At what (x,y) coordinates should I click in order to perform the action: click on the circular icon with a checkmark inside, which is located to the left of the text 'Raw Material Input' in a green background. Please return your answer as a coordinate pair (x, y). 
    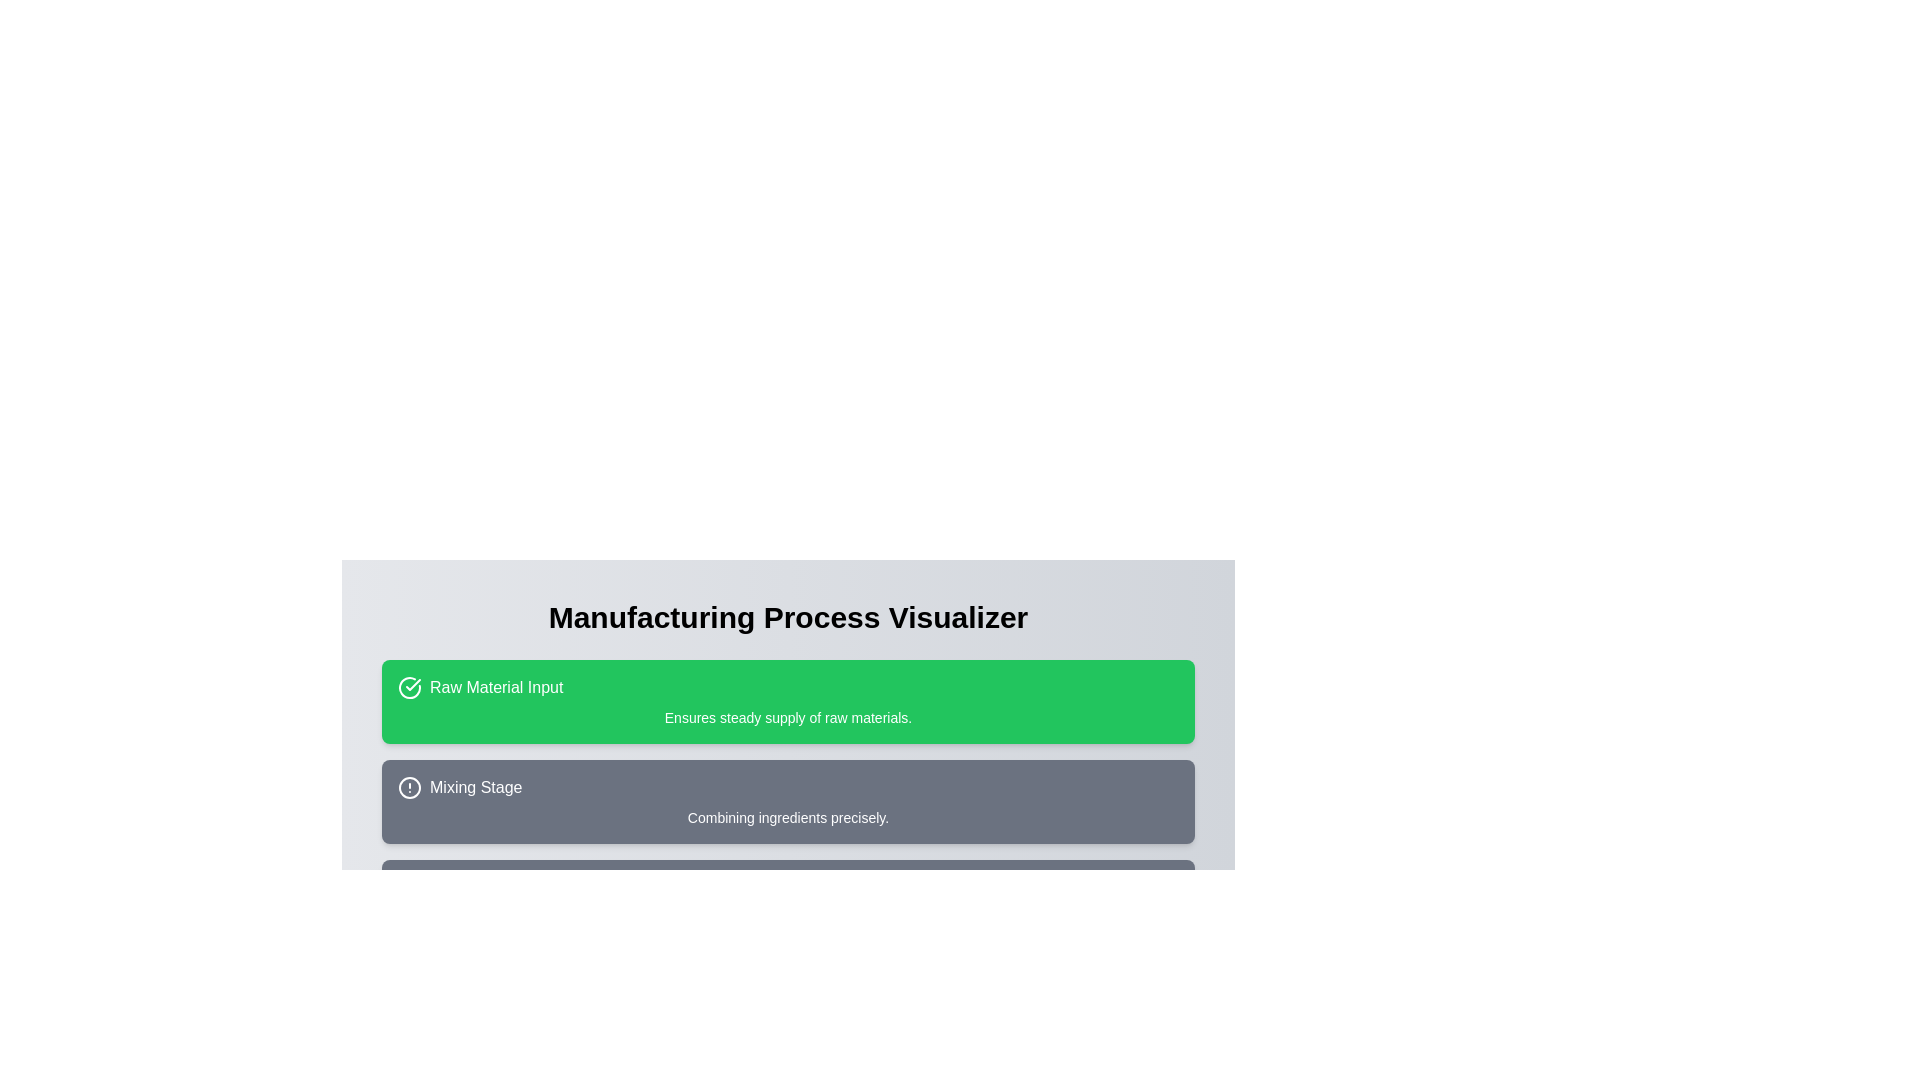
    Looking at the image, I should click on (408, 686).